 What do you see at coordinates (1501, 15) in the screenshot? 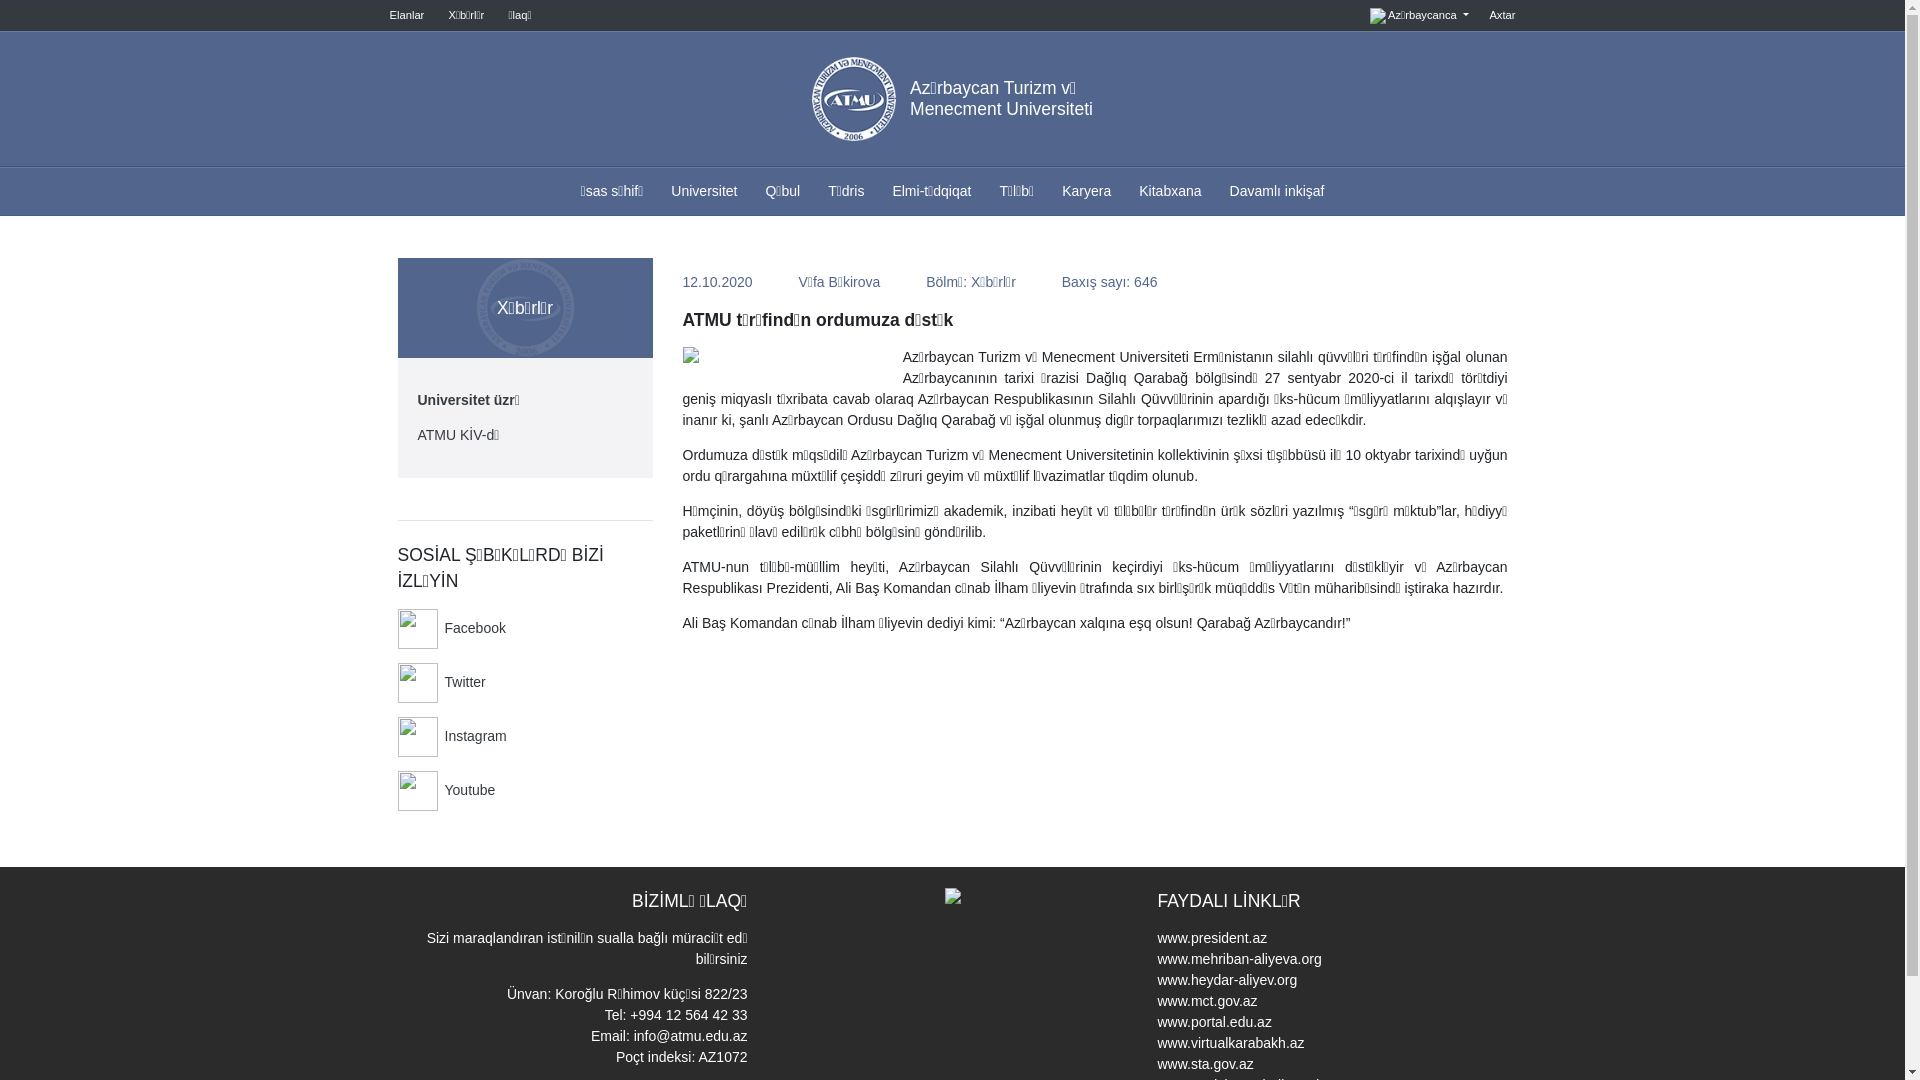
I see `'Axtar'` at bounding box center [1501, 15].